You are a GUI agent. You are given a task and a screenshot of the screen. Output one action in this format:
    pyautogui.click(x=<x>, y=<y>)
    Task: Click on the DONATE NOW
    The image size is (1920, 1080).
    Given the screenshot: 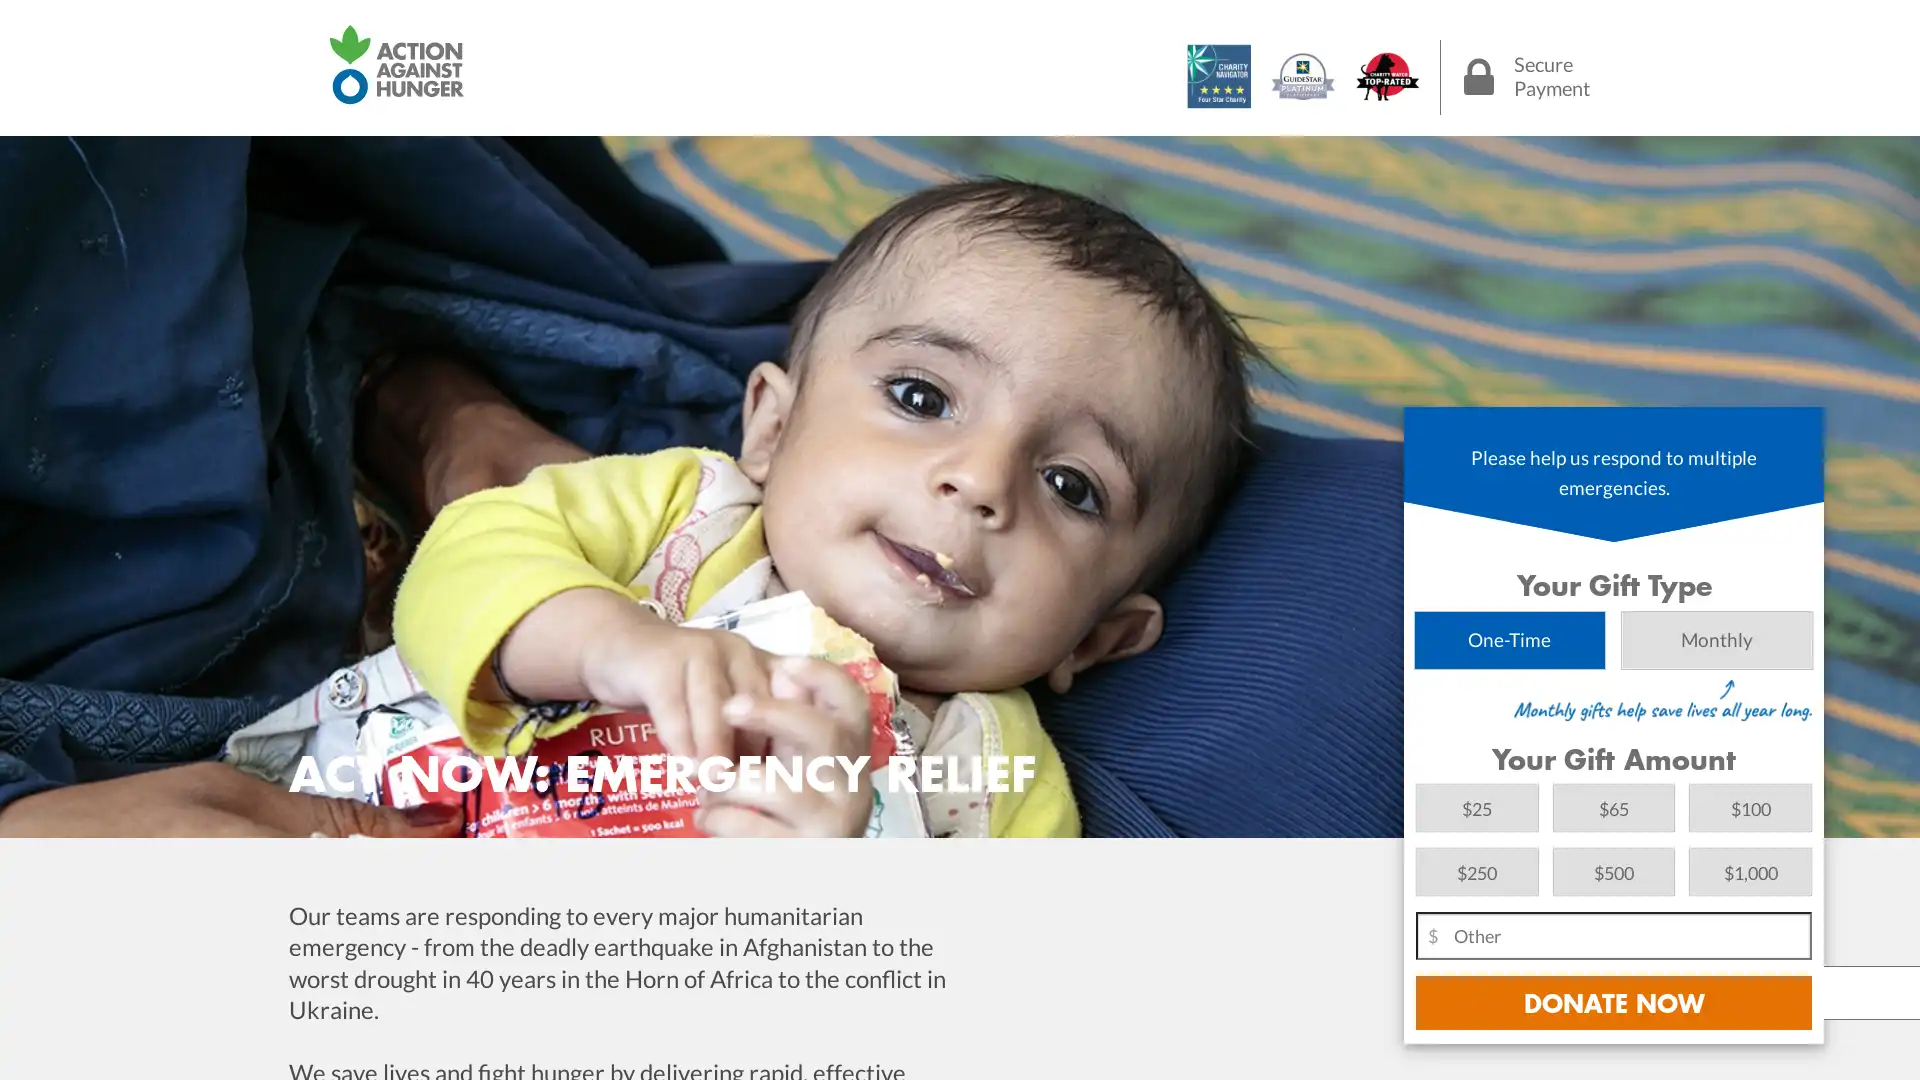 What is the action you would take?
    pyautogui.click(x=1613, y=1002)
    